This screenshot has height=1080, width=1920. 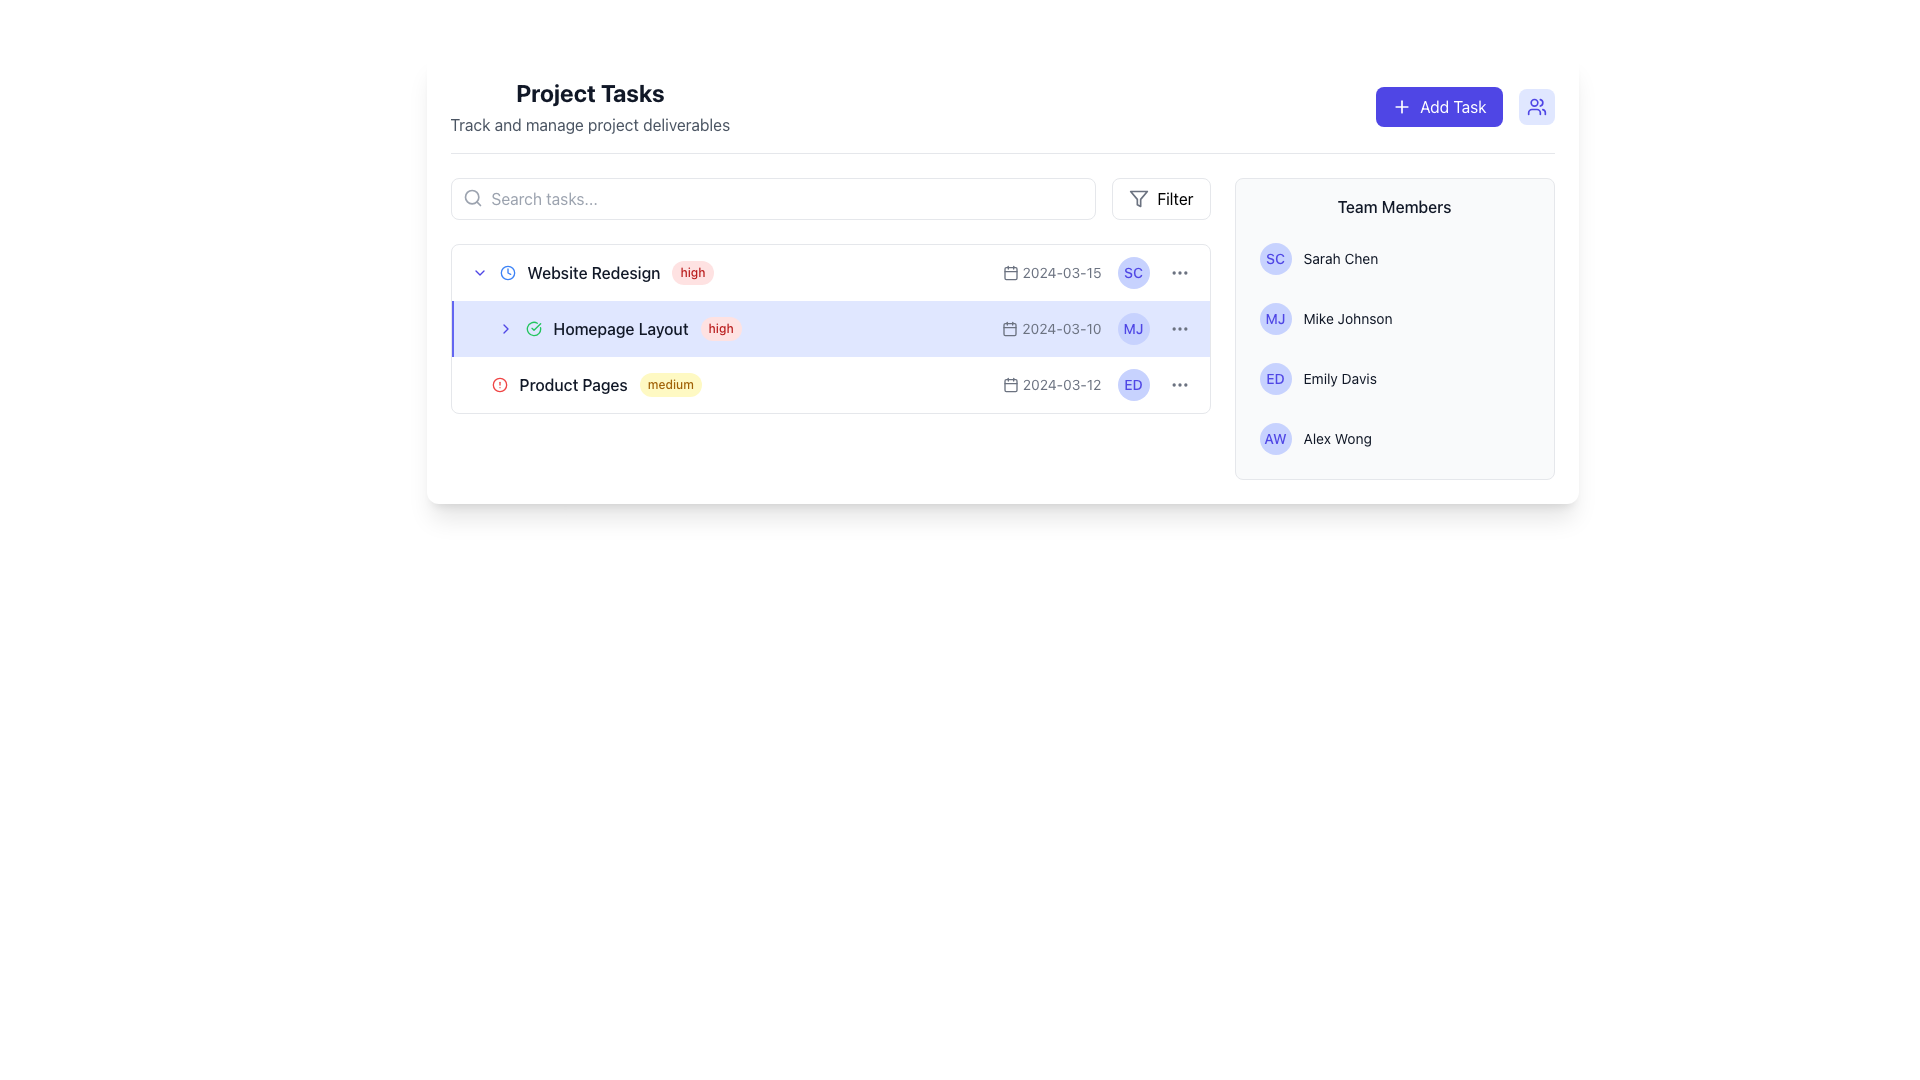 What do you see at coordinates (1133, 273) in the screenshot?
I see `the Avatar icon with a light indigo background and 'SC' text in bold indigo color, located in the task row for 'Website Redesign' near the date '2024-03-15'` at bounding box center [1133, 273].